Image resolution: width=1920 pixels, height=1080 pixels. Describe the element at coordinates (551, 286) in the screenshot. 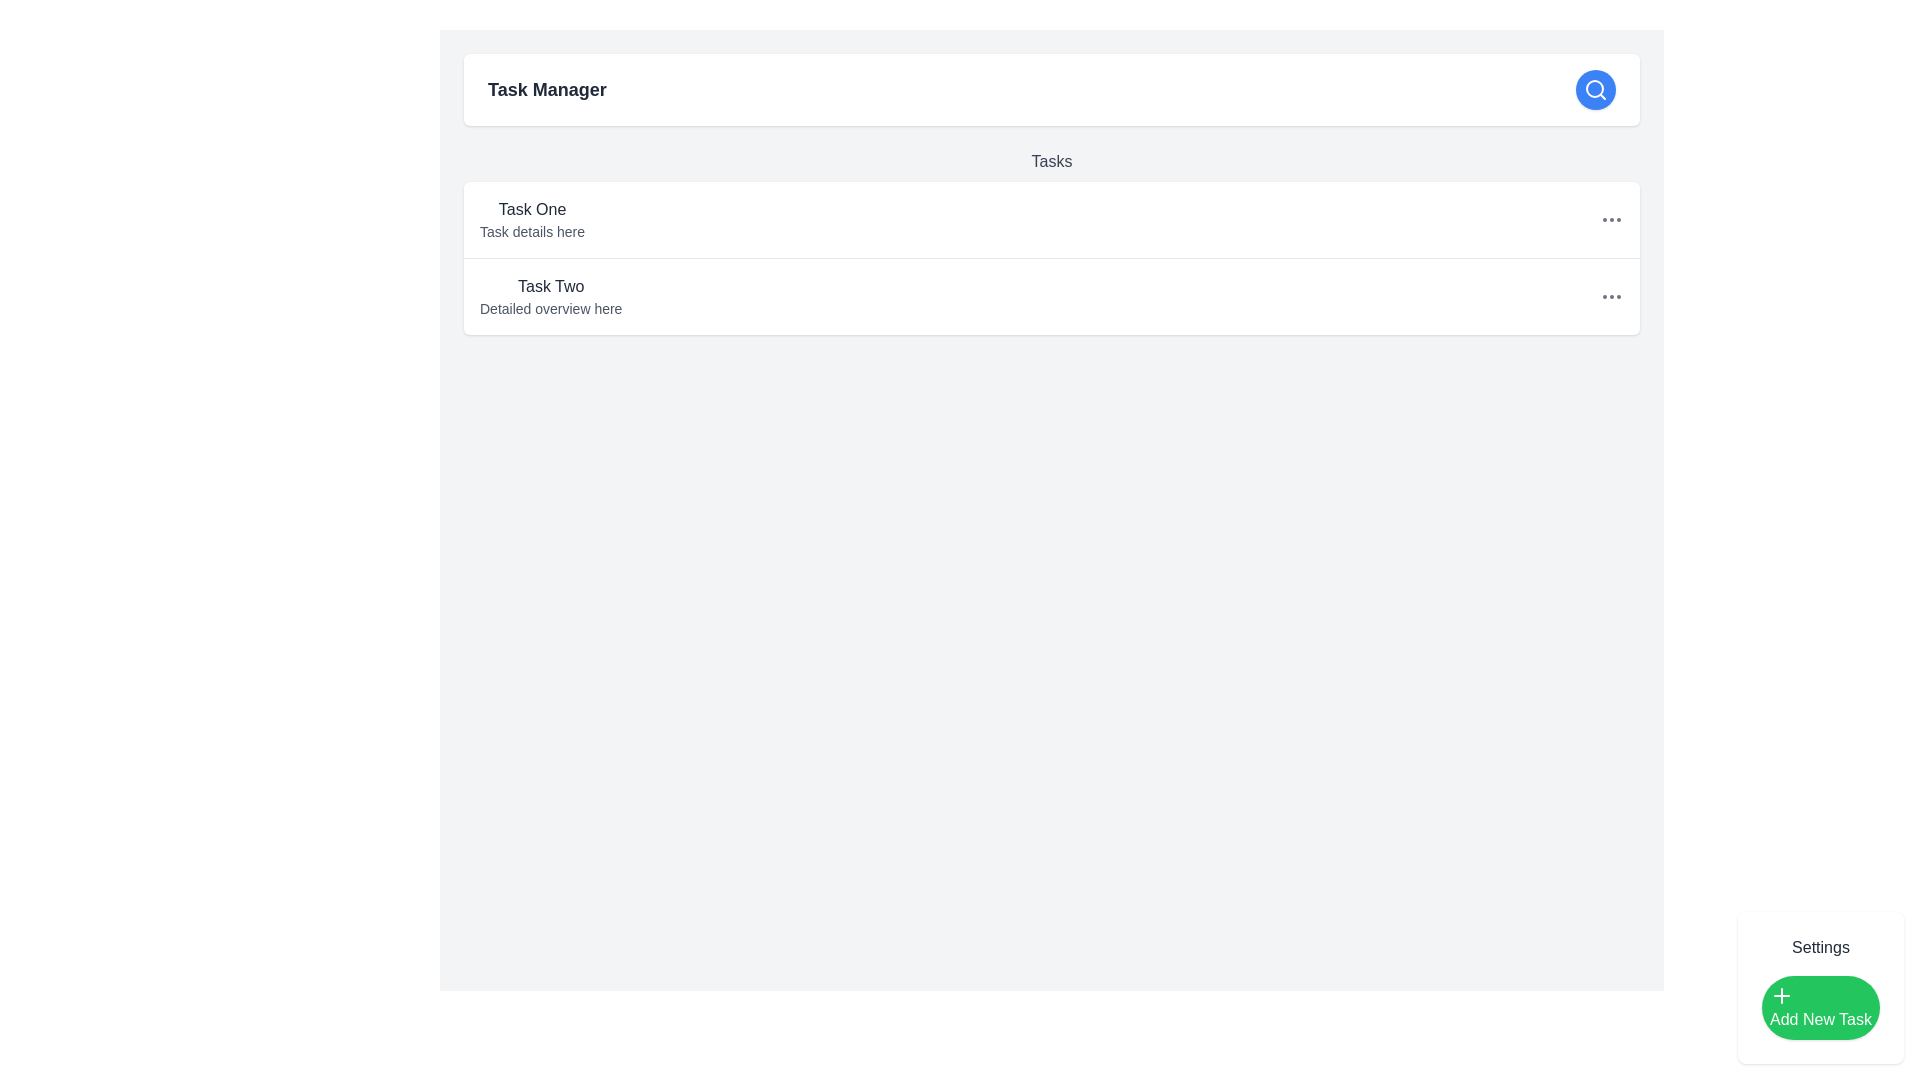

I see `the 'Task Two' text display, which is styled prominently with a medium font weight and gray color` at that location.